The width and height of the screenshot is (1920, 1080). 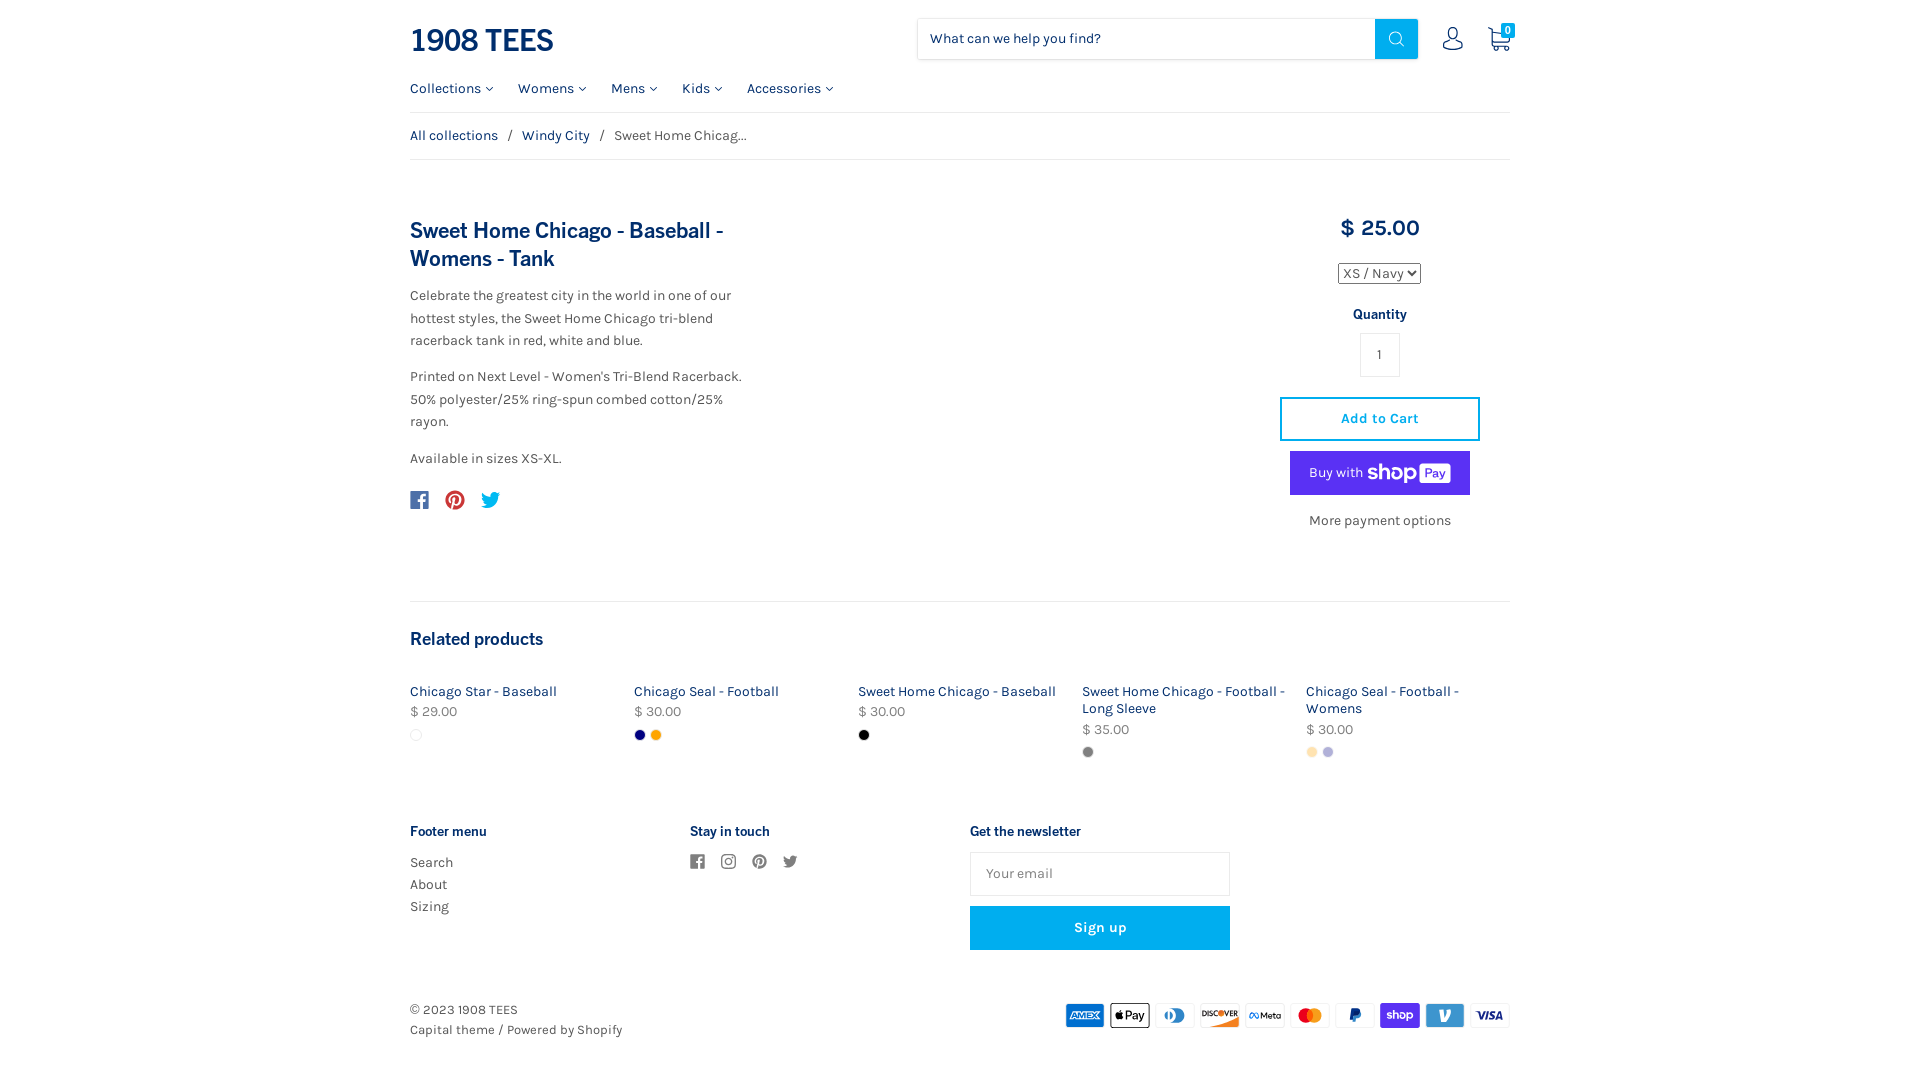 What do you see at coordinates (706, 690) in the screenshot?
I see `'Chicago Seal - Football'` at bounding box center [706, 690].